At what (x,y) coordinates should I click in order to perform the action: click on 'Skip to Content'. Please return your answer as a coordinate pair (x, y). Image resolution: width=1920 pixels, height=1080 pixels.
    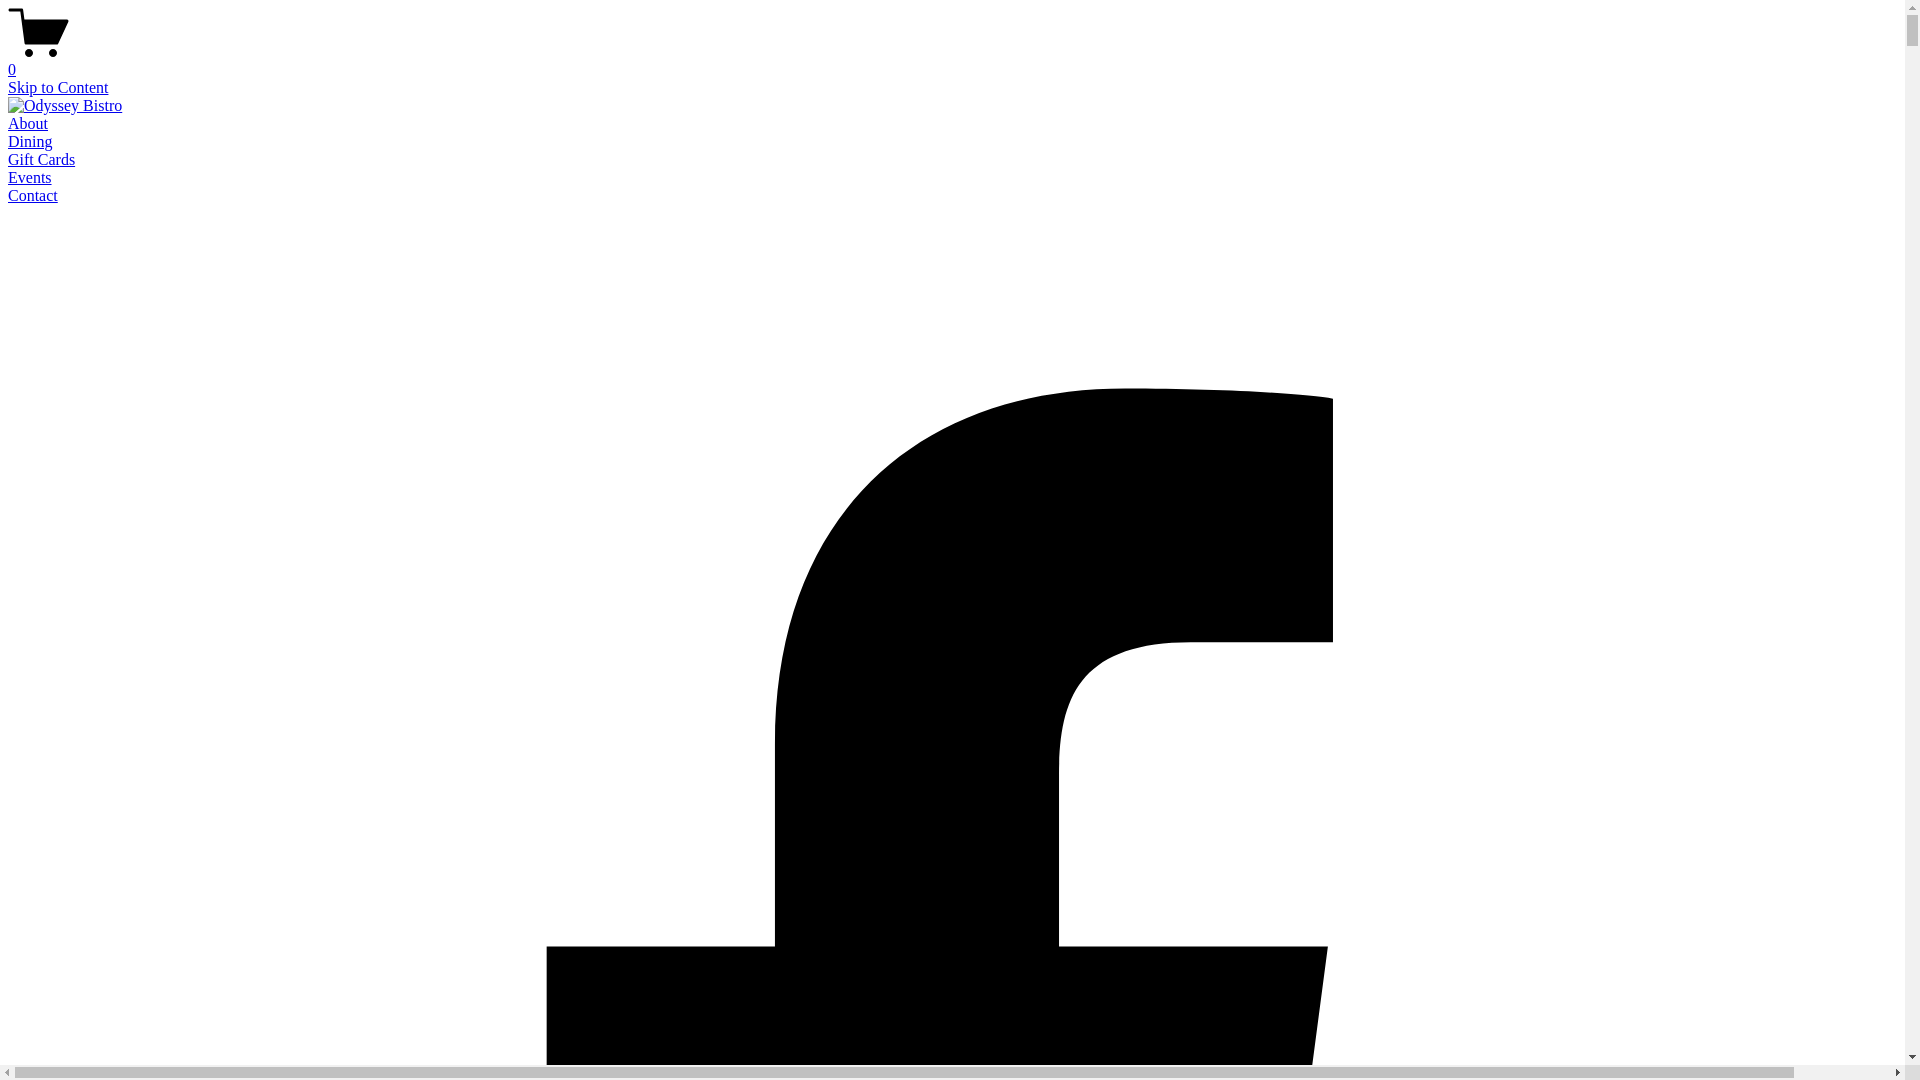
    Looking at the image, I should click on (57, 86).